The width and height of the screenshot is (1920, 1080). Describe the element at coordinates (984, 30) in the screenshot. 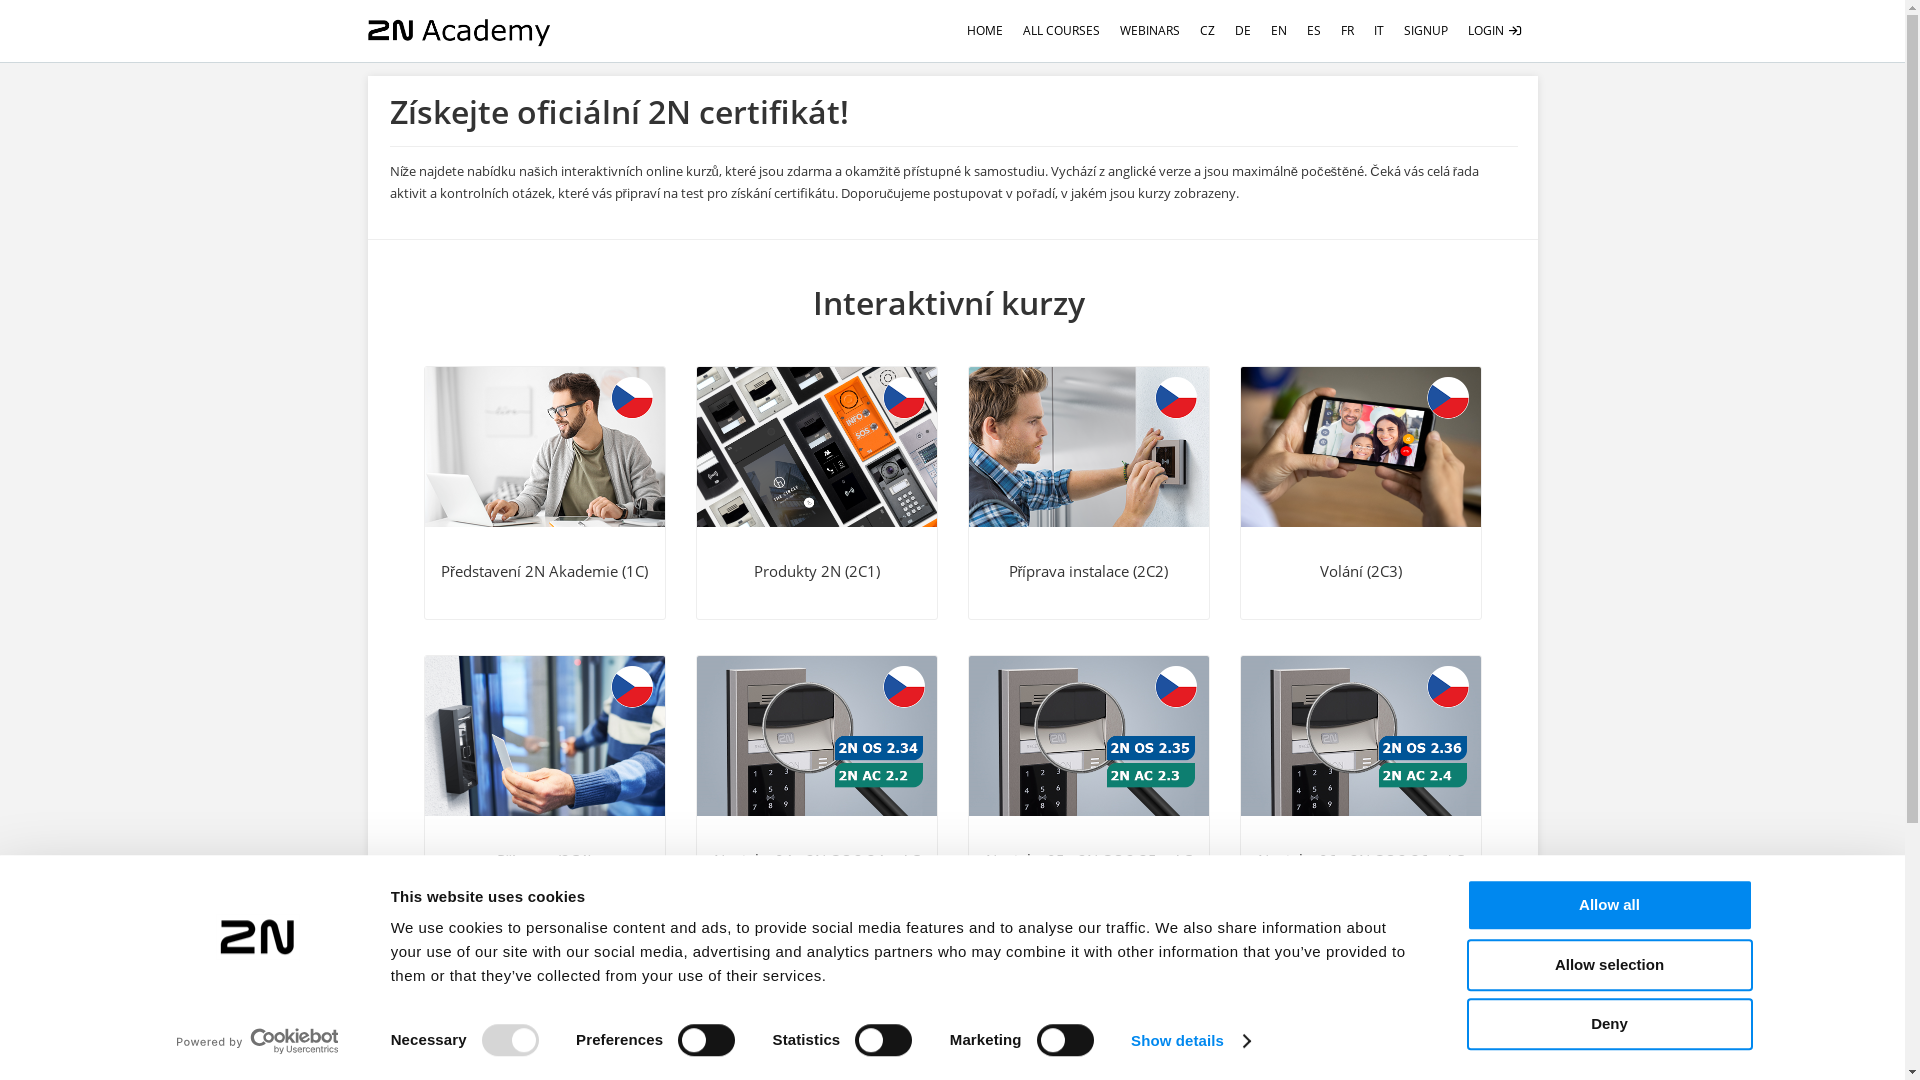

I see `'HOME'` at that location.